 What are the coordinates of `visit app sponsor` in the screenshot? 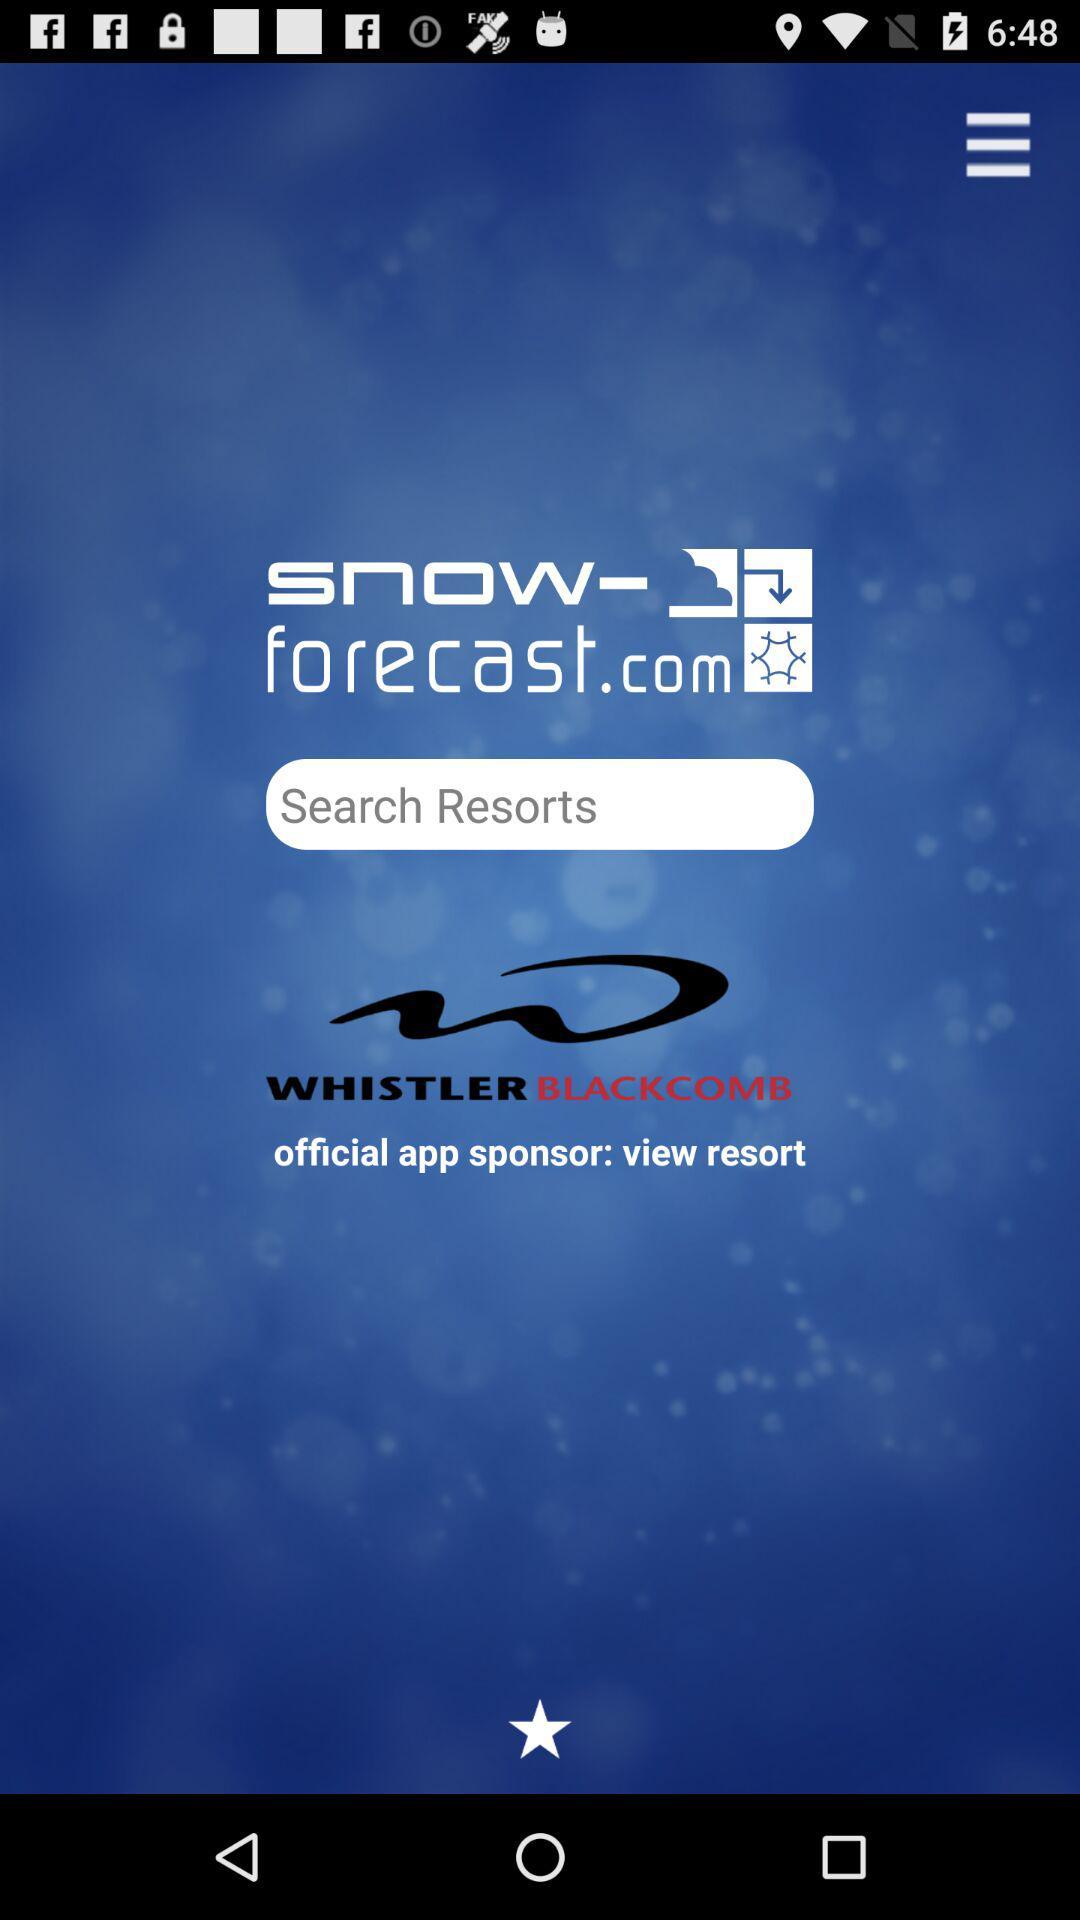 It's located at (540, 1027).